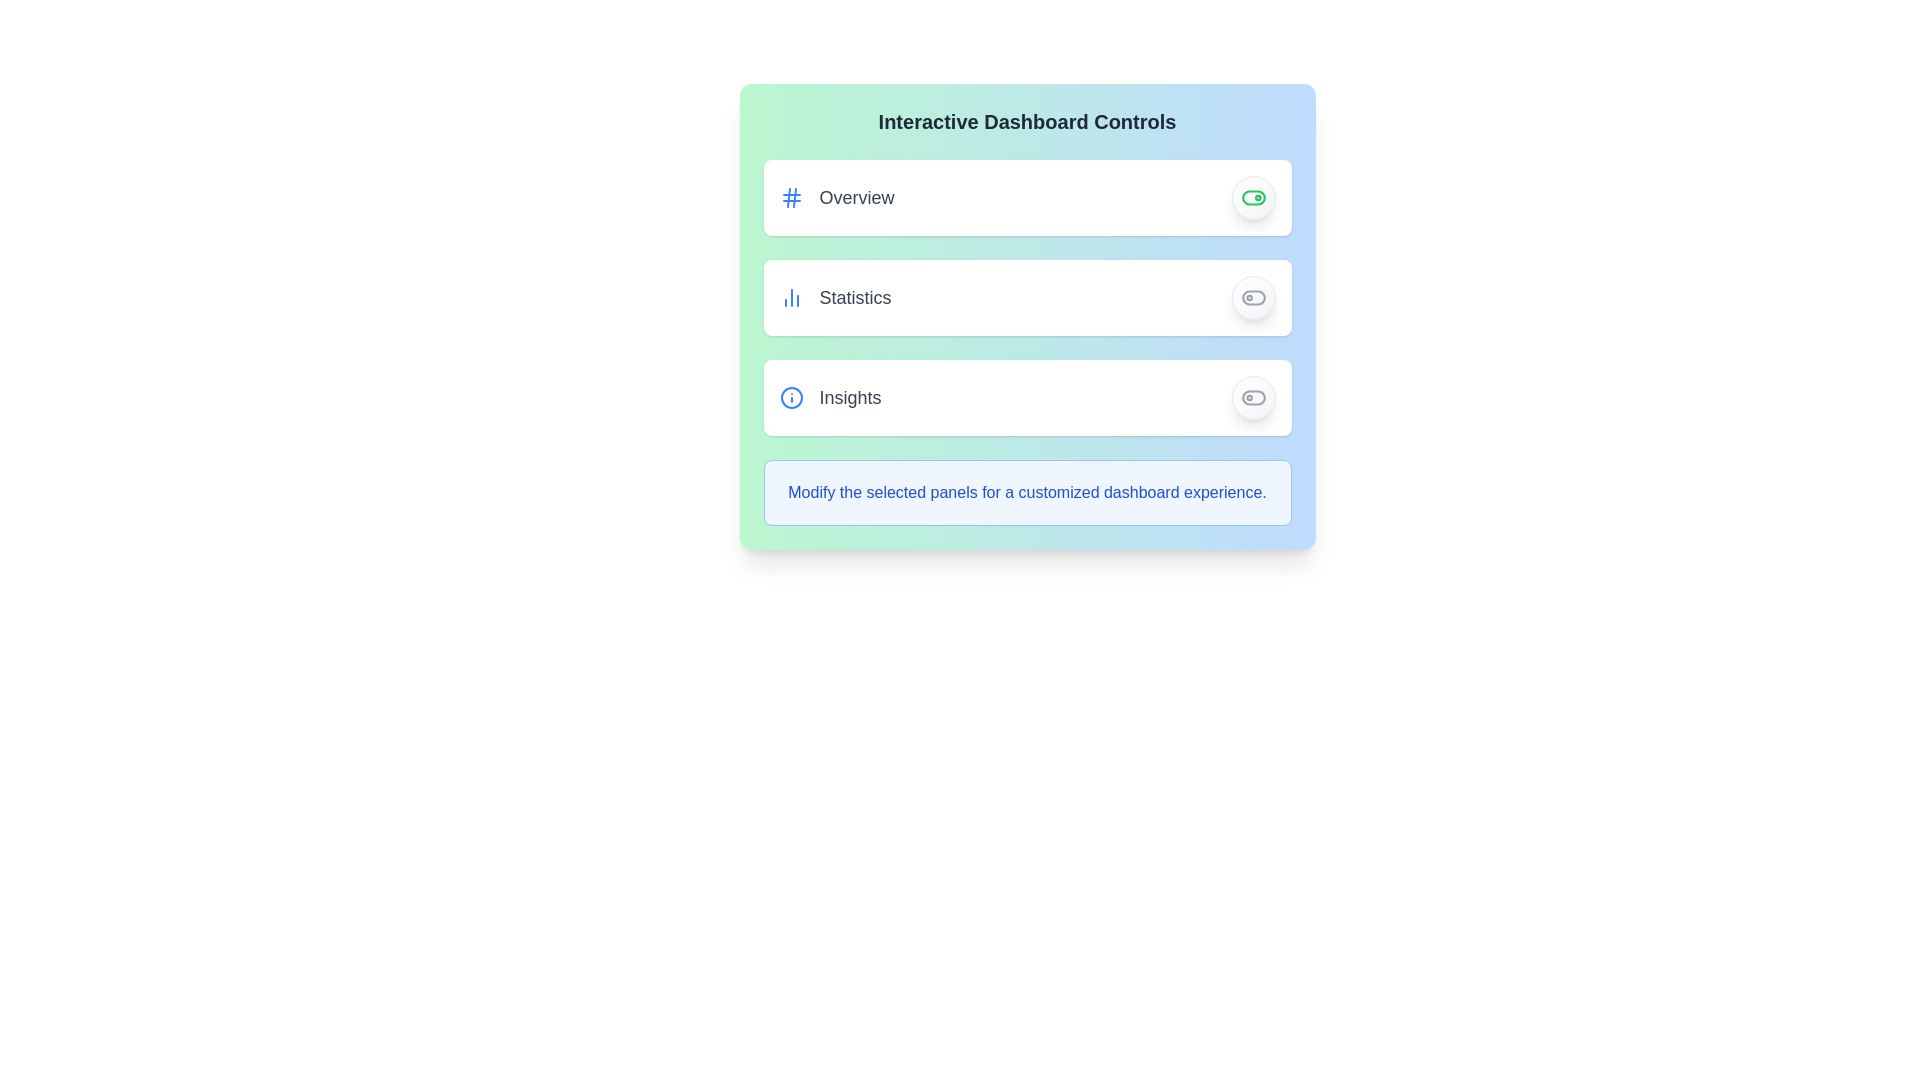 The height and width of the screenshot is (1080, 1920). I want to click on the toggle switch styled with a gradient background from white to gray, located at the far-right side within the first row of the section labeled 'Overview' to switch its state, so click(1252, 197).